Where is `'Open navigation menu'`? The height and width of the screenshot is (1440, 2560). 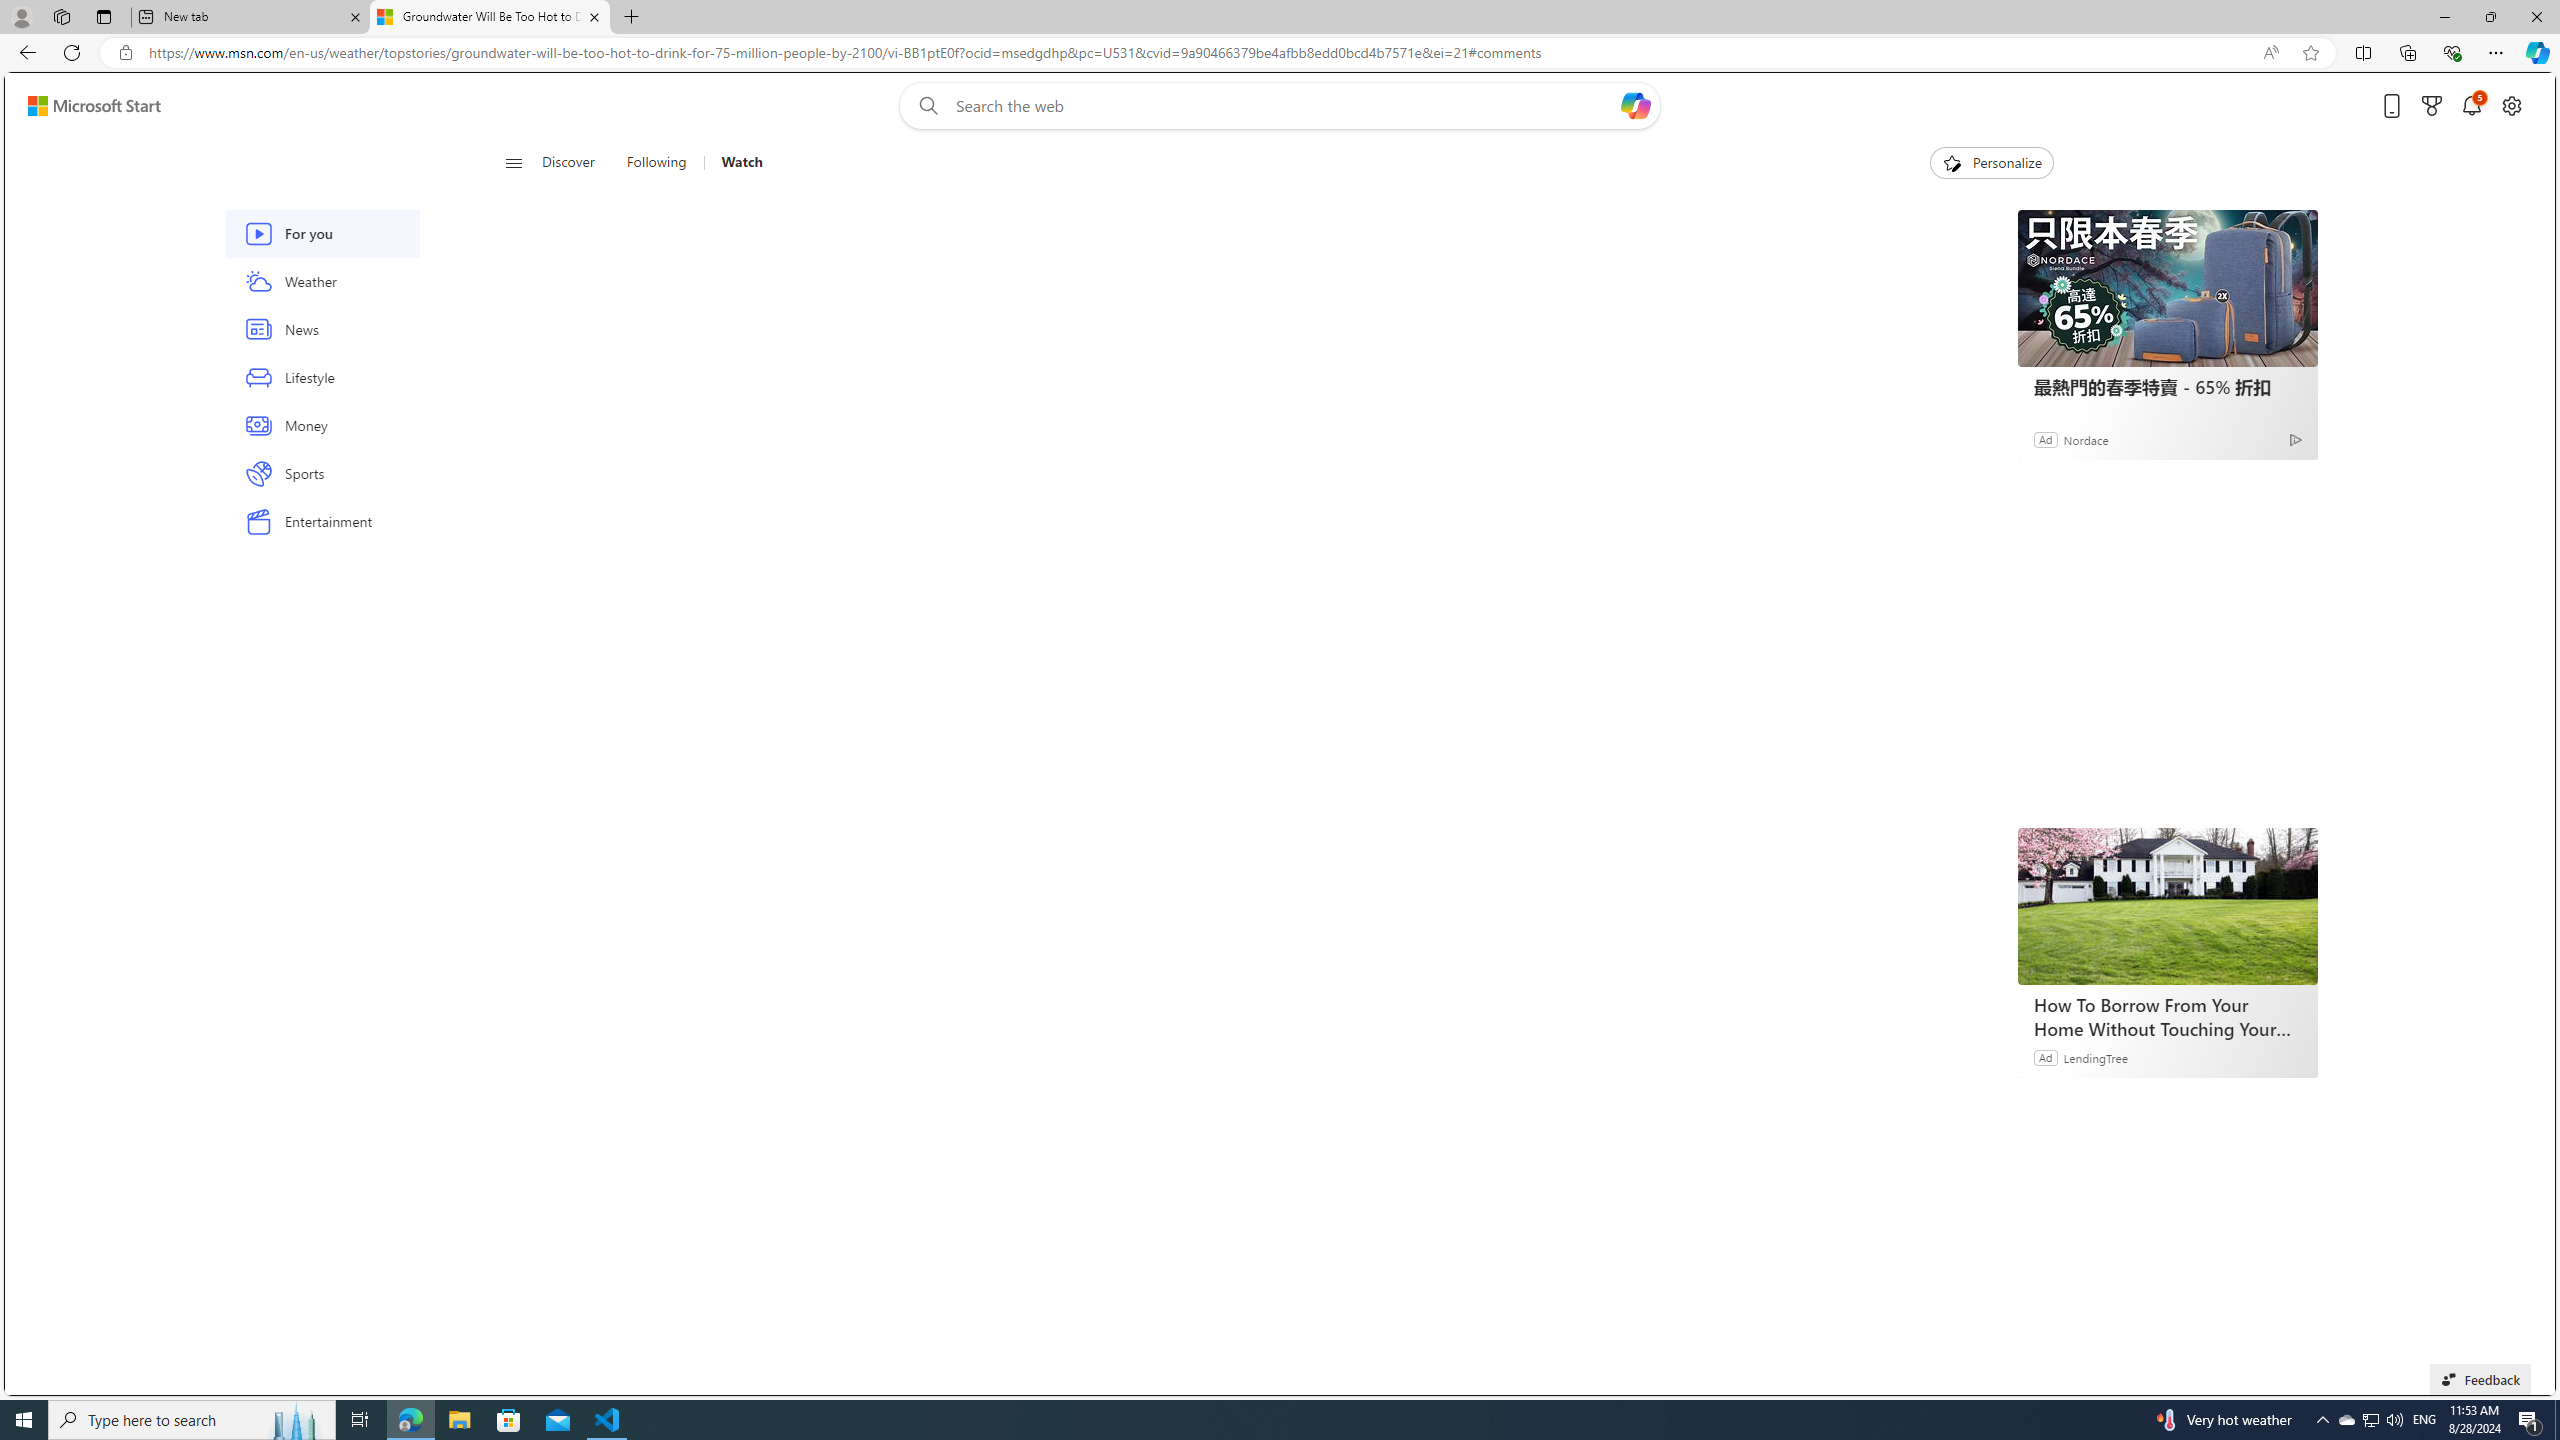 'Open navigation menu' is located at coordinates (513, 161).